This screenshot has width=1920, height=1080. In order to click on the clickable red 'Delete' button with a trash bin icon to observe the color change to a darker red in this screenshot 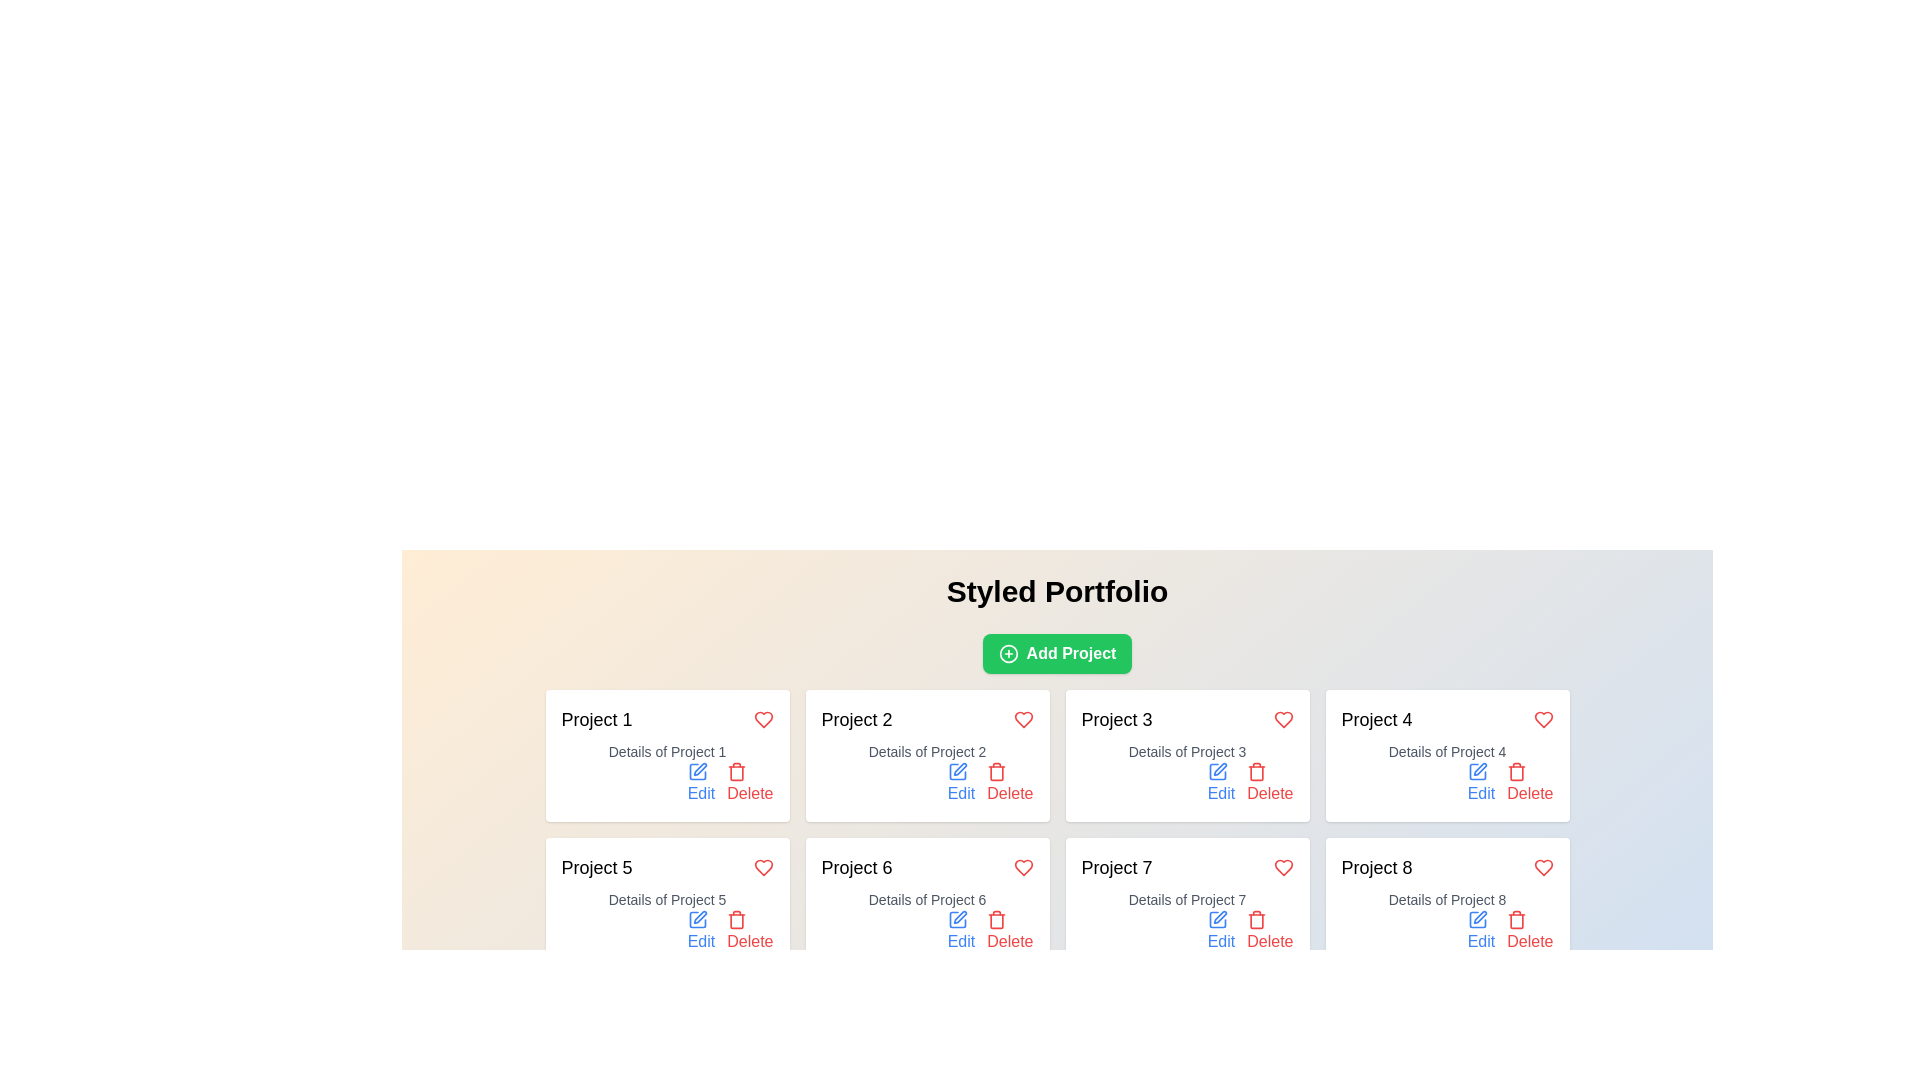, I will do `click(749, 782)`.